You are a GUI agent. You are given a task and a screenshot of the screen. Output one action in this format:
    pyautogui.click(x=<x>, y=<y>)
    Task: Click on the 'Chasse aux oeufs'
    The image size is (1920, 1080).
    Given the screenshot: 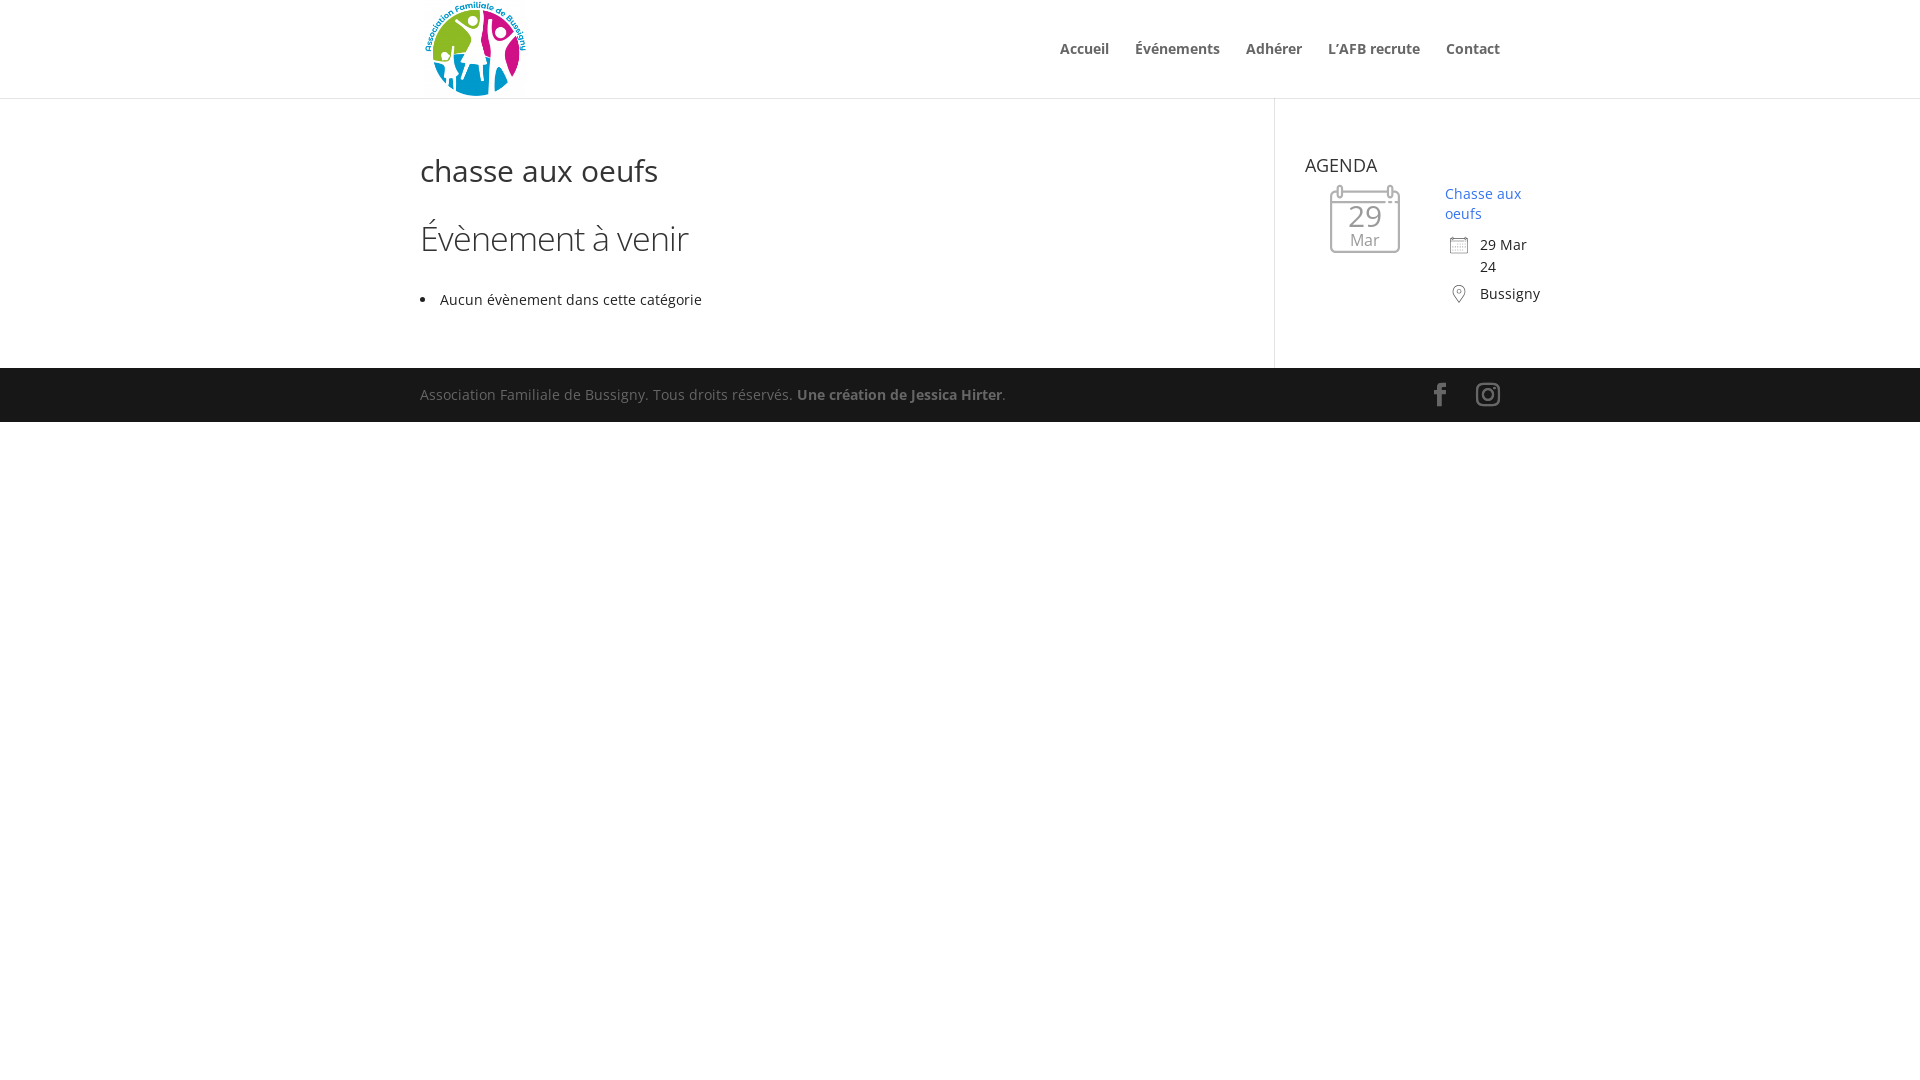 What is the action you would take?
    pyautogui.click(x=1483, y=203)
    